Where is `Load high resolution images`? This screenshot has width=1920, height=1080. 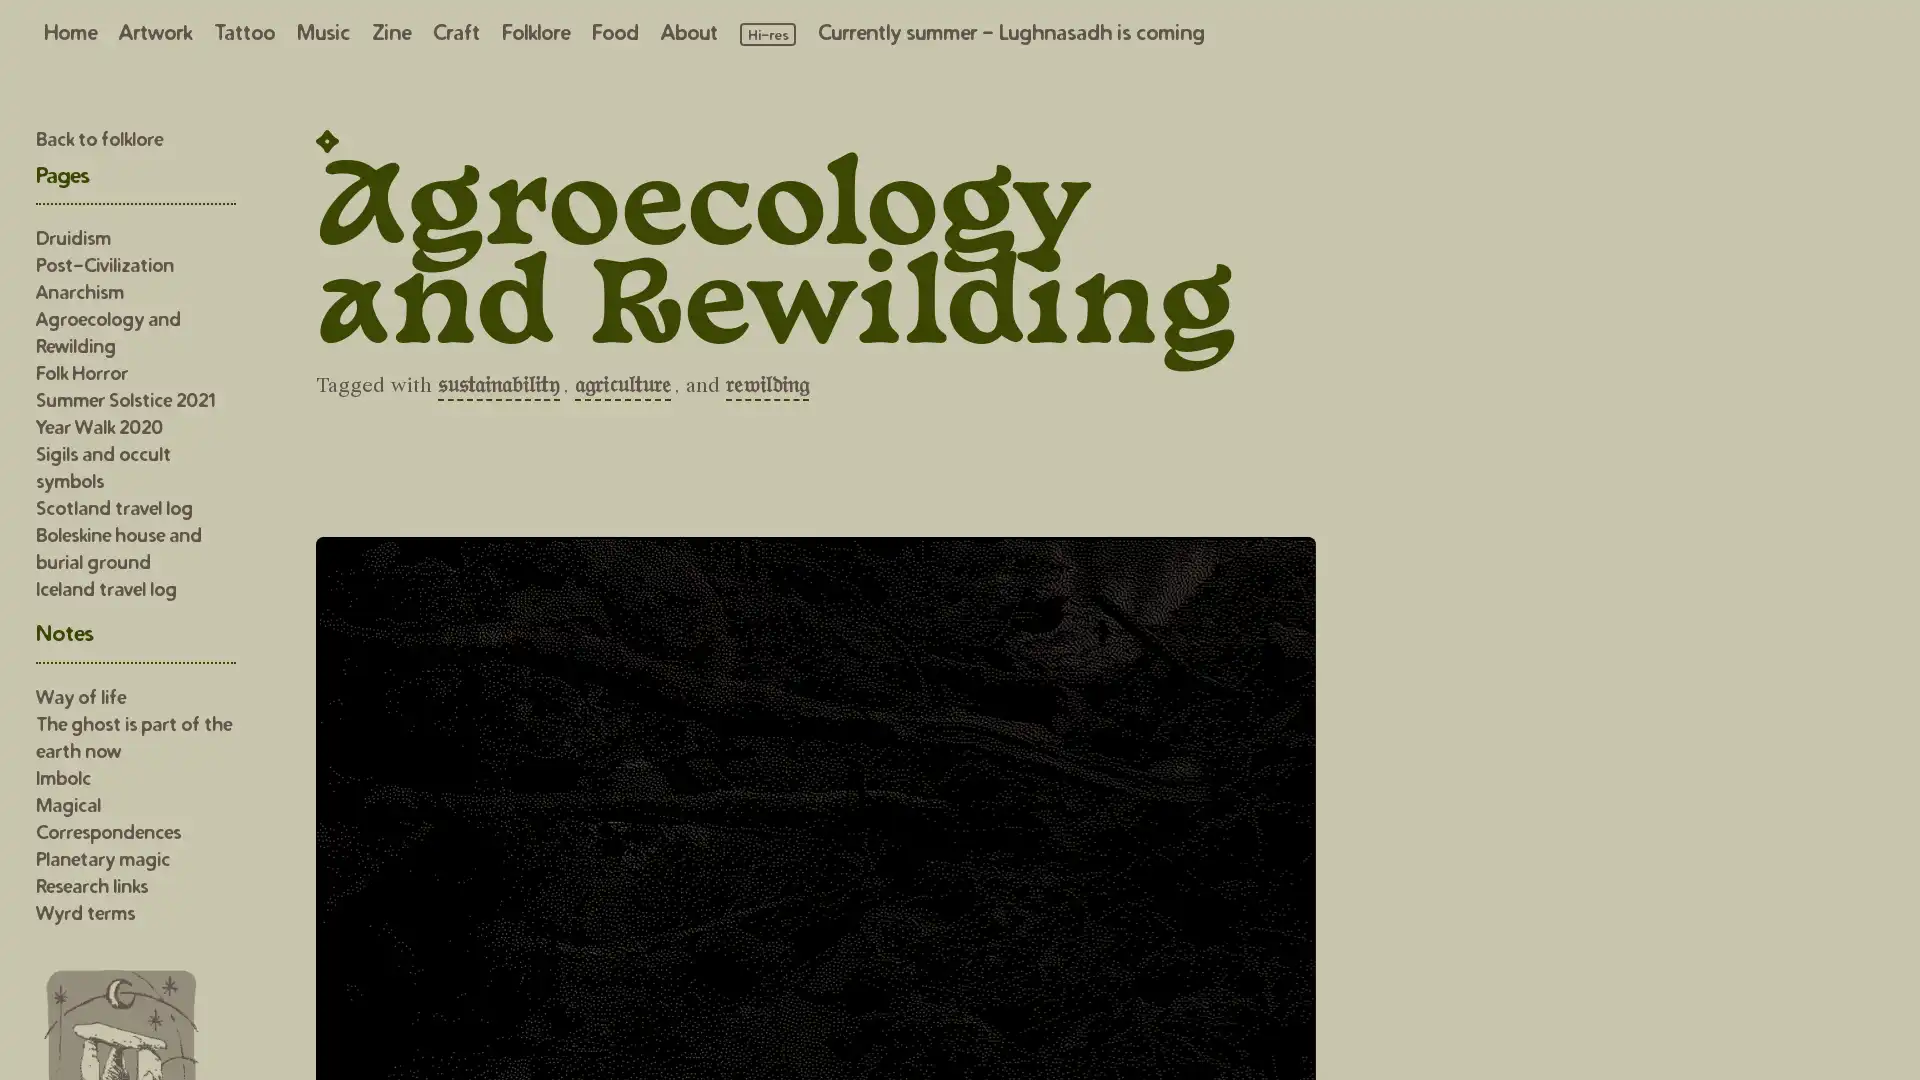
Load high resolution images is located at coordinates (767, 34).